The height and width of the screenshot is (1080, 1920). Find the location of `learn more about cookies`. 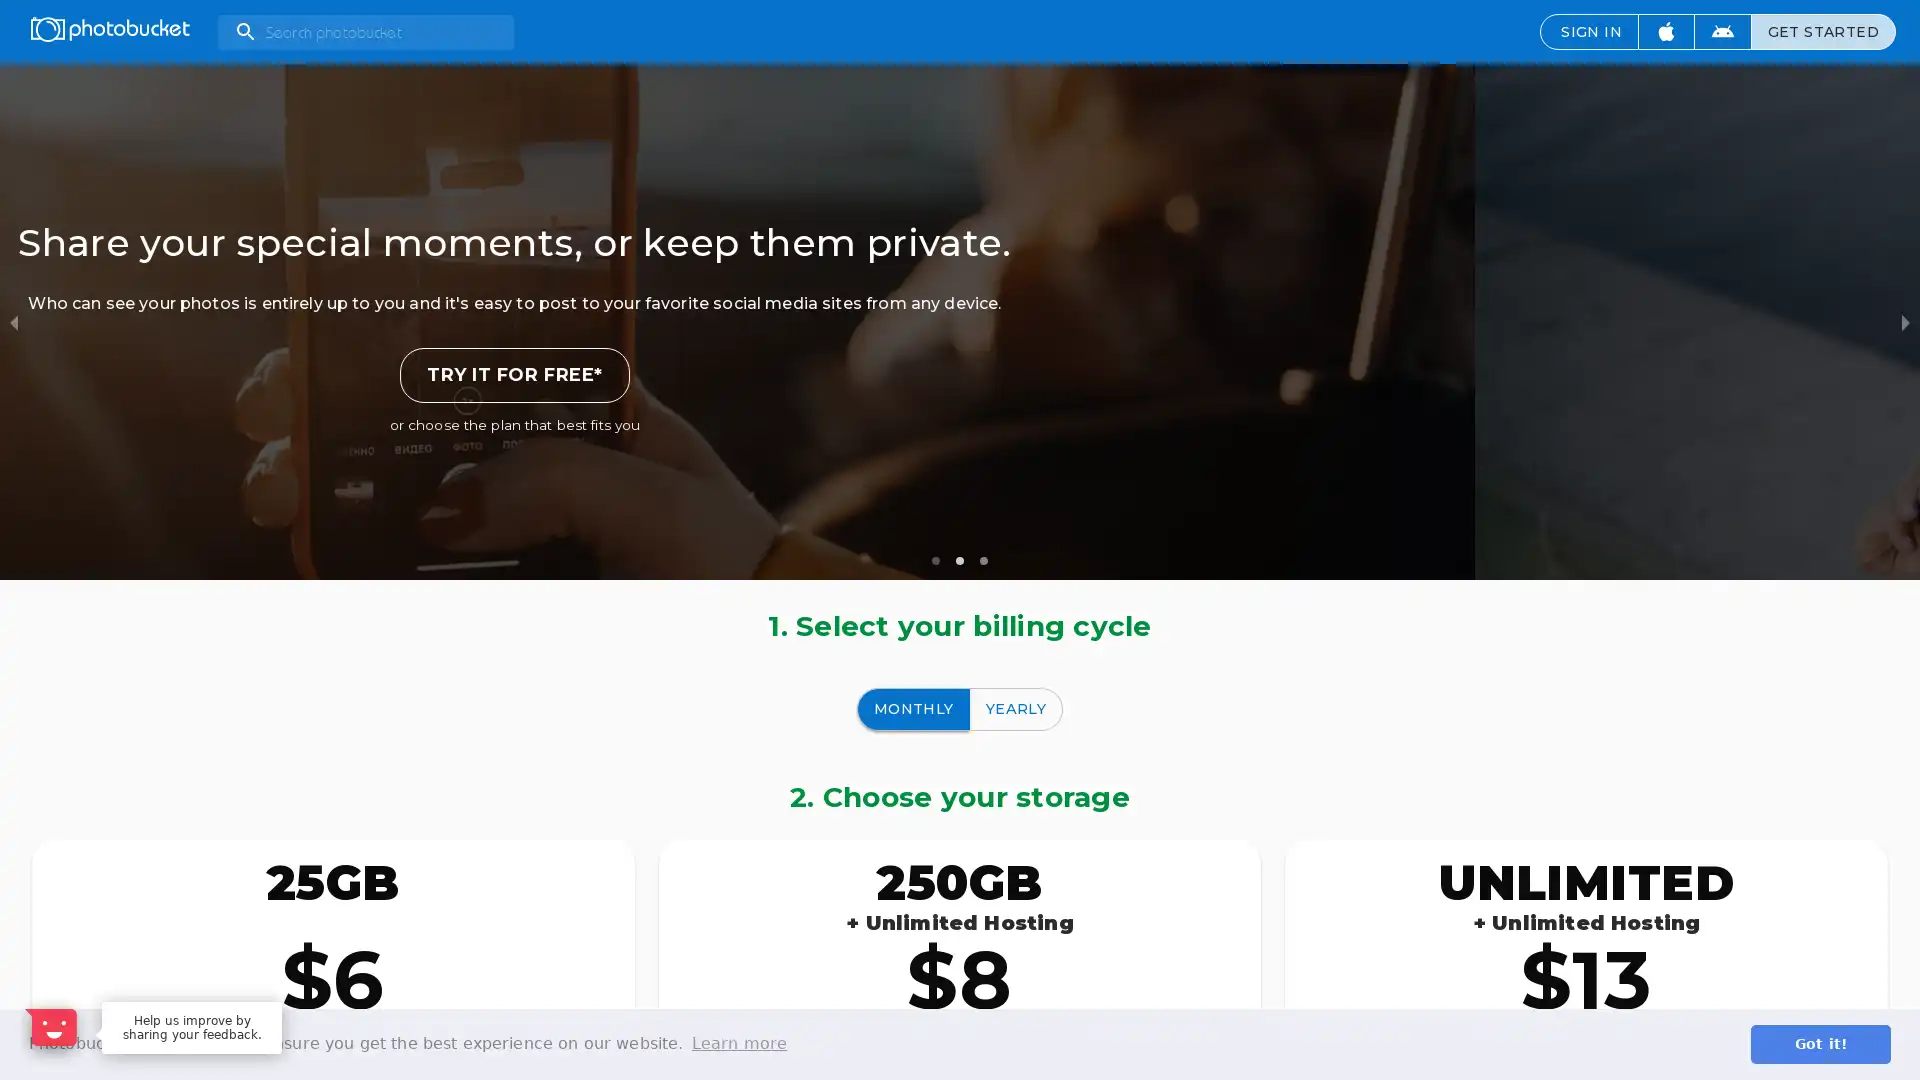

learn more about cookies is located at coordinates (738, 1043).